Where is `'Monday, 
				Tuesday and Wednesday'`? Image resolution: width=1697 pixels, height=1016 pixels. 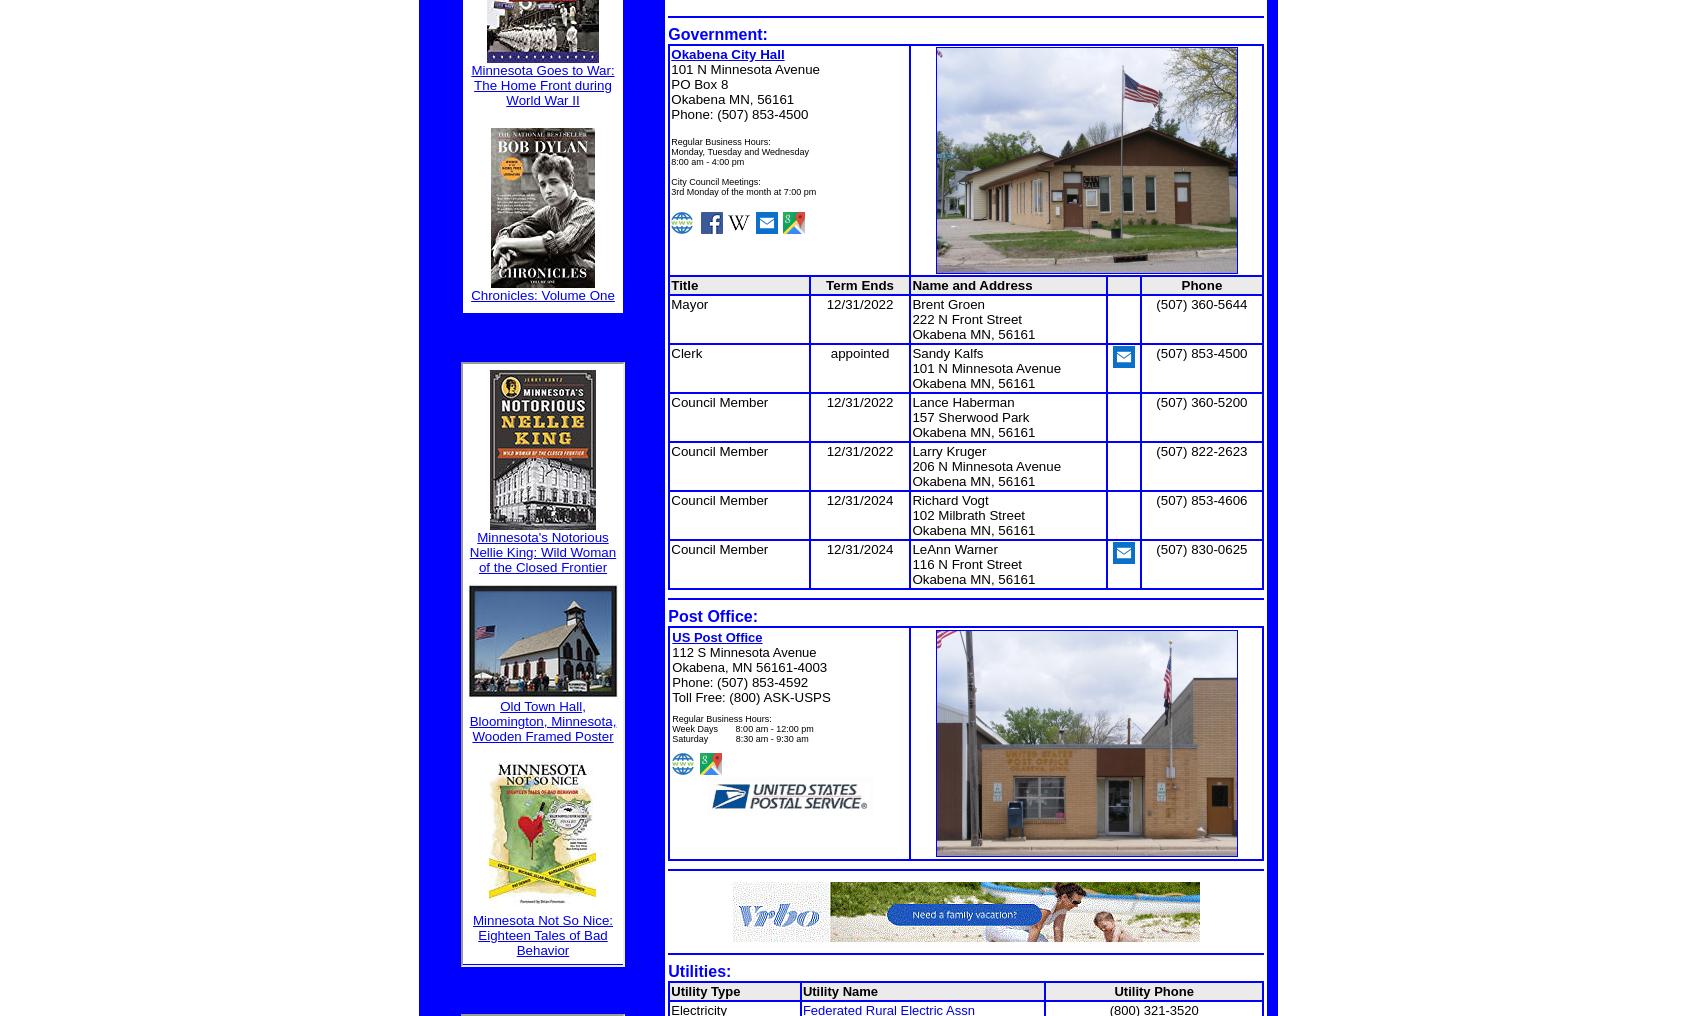 'Monday, 
				Tuesday and Wednesday' is located at coordinates (739, 149).